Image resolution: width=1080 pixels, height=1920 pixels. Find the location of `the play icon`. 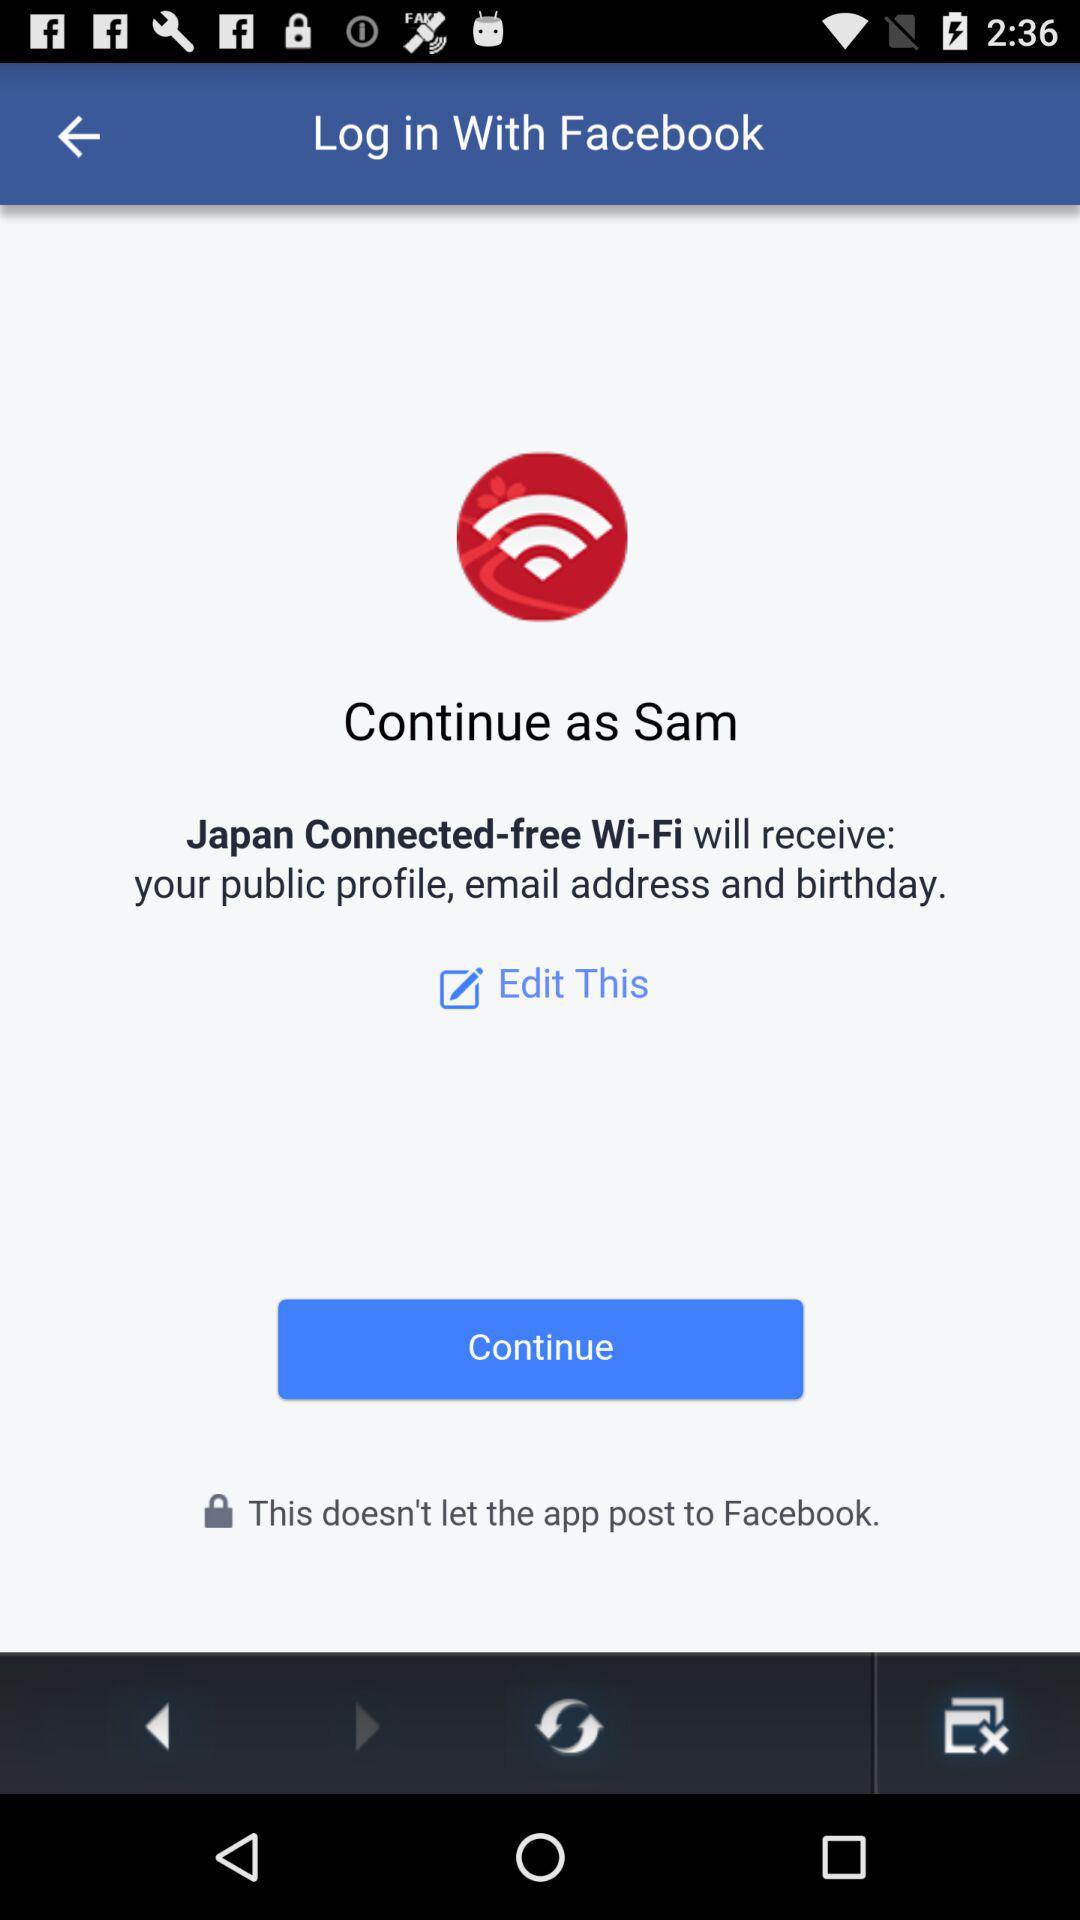

the play icon is located at coordinates (366, 1846).